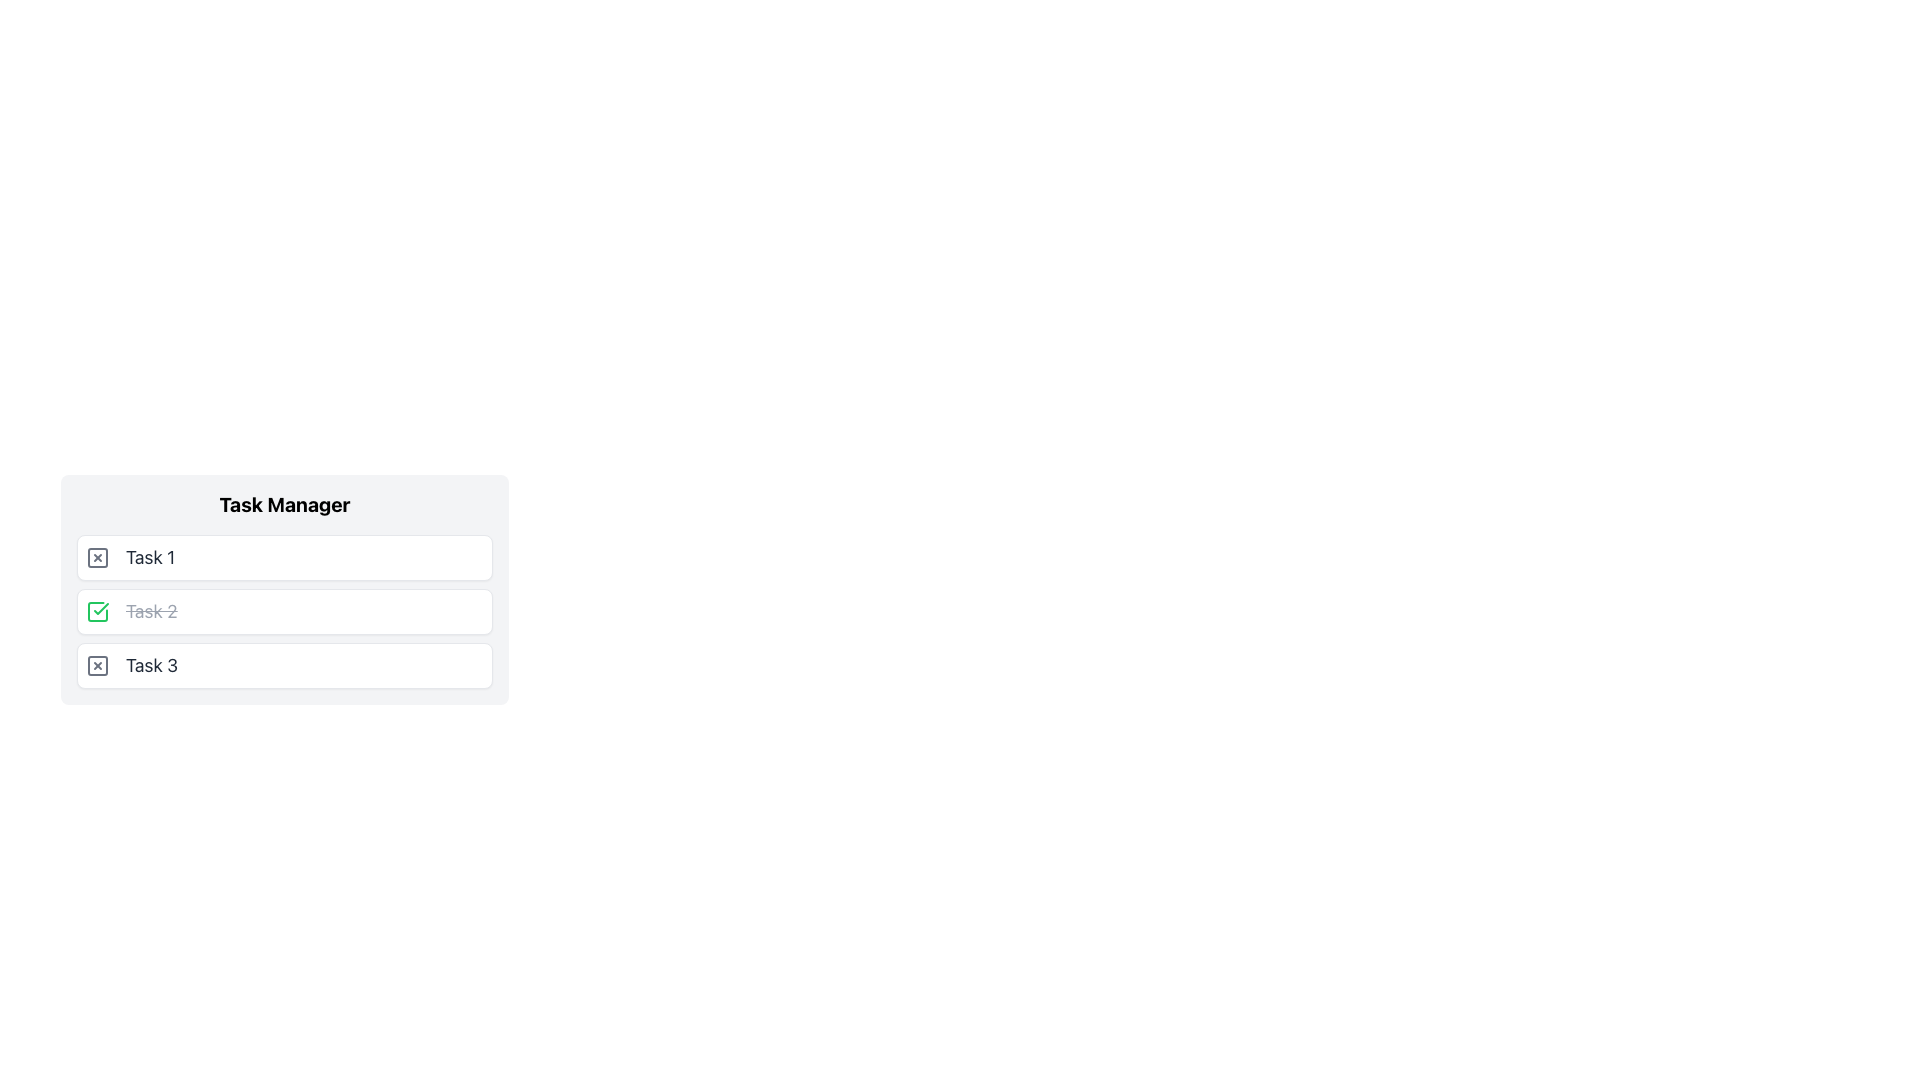 The width and height of the screenshot is (1920, 1080). What do you see at coordinates (151, 666) in the screenshot?
I see `the text label displaying 'Task 3' located at the bottom of the task list in the task management interface` at bounding box center [151, 666].